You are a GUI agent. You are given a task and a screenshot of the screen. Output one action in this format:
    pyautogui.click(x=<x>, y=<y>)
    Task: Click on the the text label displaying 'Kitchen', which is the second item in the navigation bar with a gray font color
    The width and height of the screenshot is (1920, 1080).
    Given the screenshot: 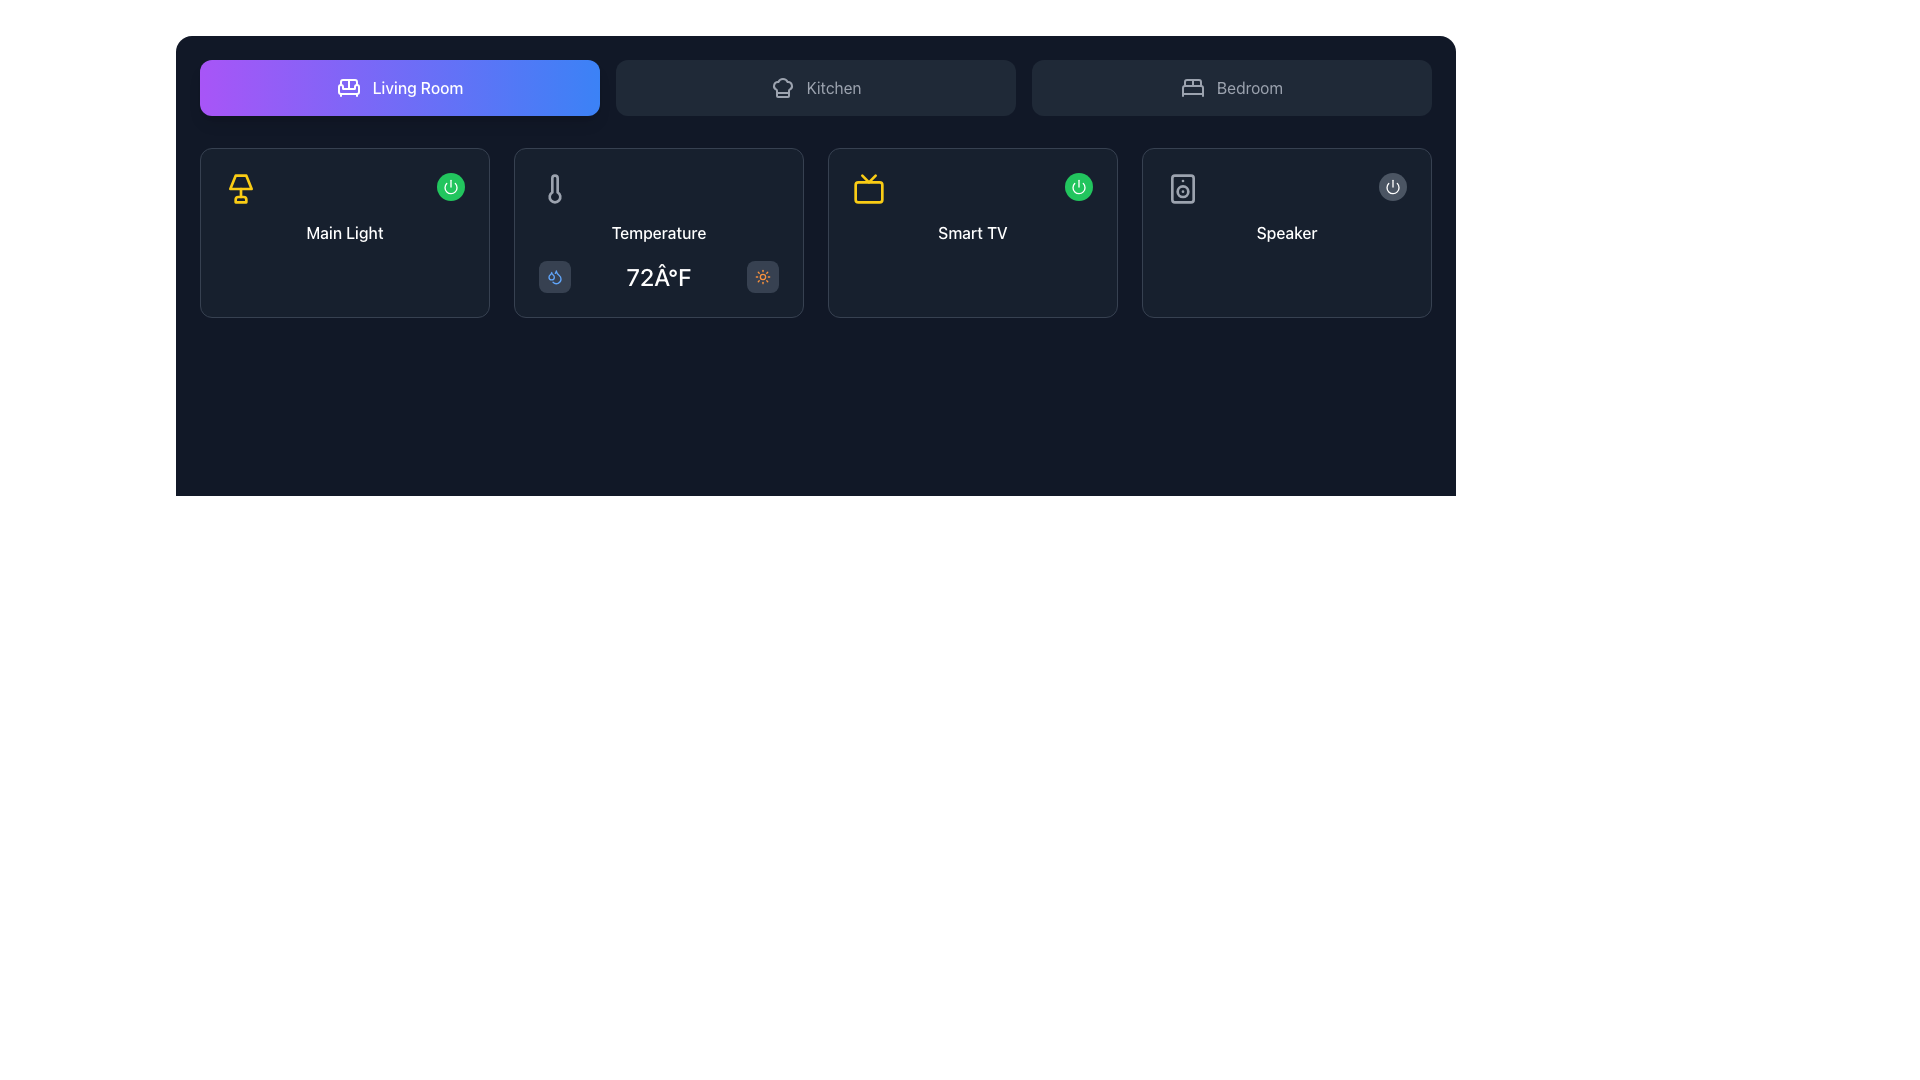 What is the action you would take?
    pyautogui.click(x=834, y=87)
    